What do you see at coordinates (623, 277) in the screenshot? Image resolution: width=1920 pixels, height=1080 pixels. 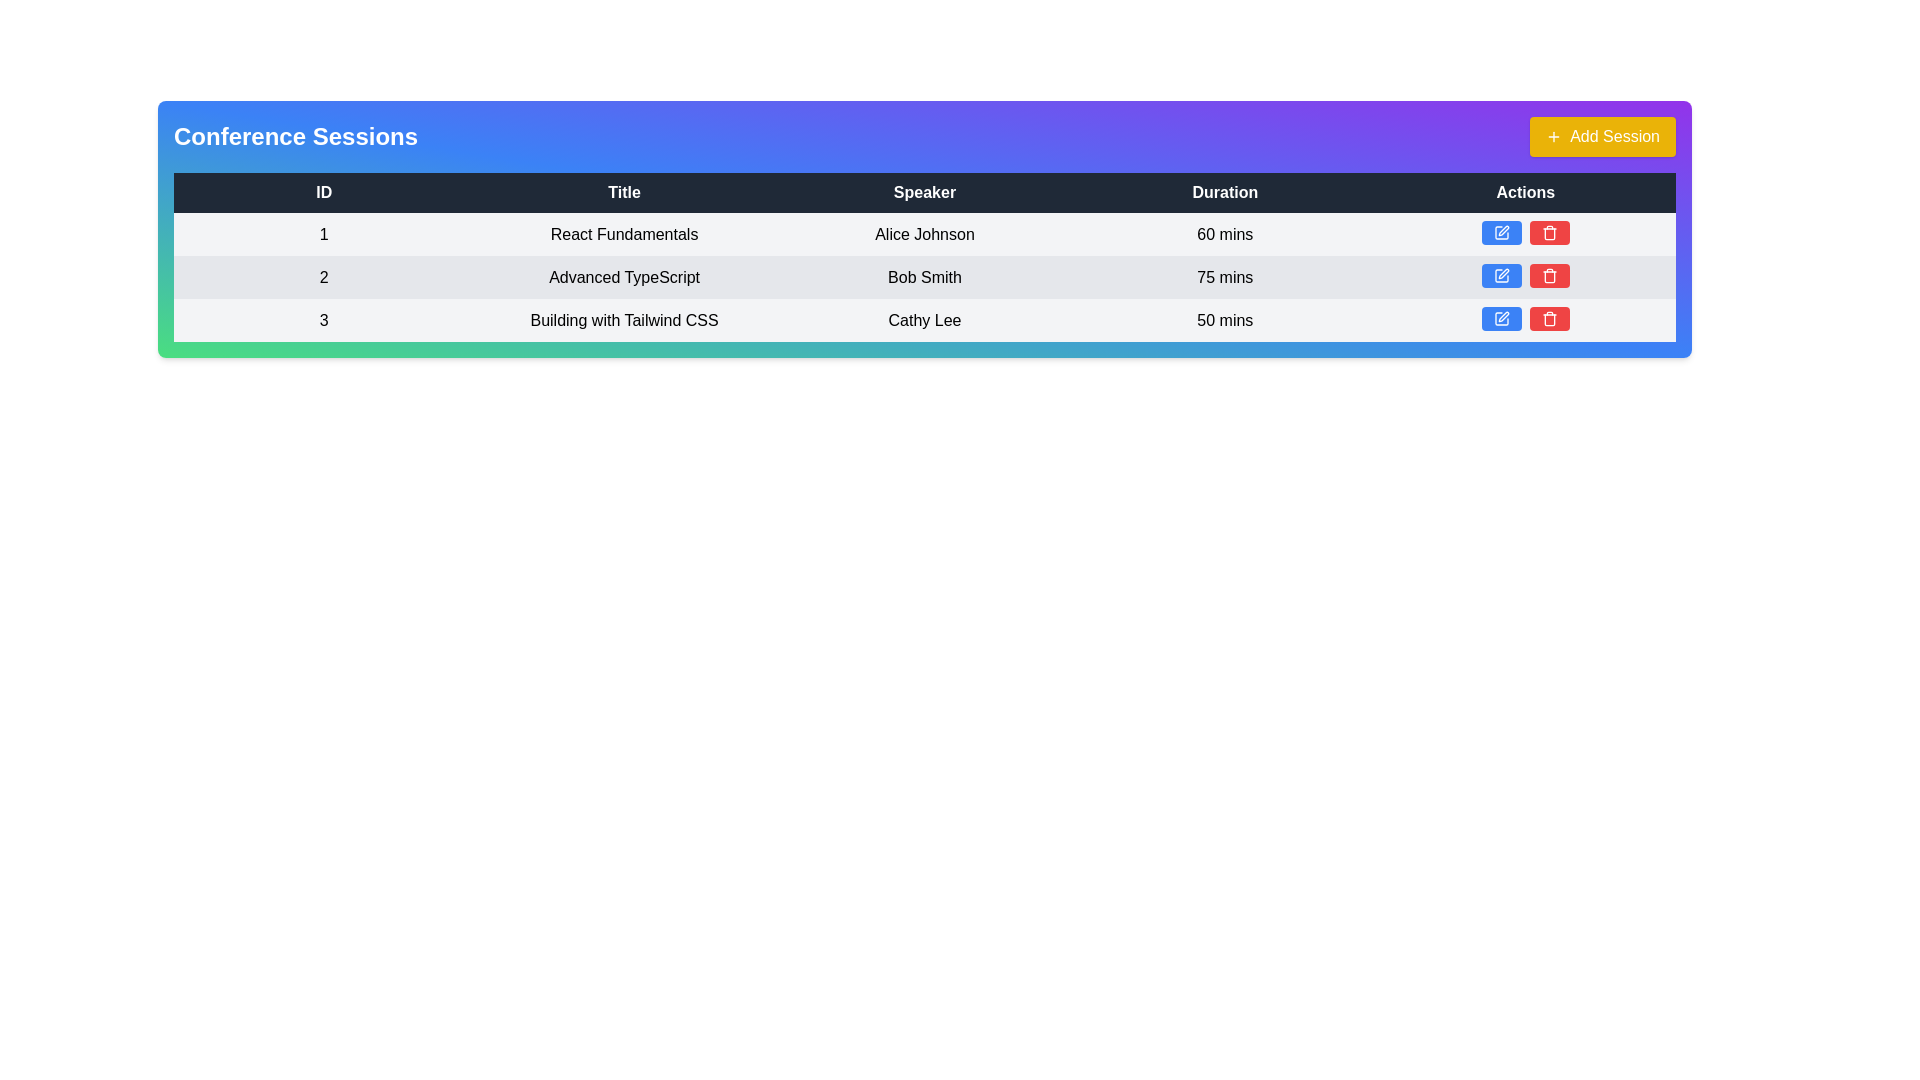 I see `the session details by clicking on the title in the second column of the second row of the table, which identifies the session` at bounding box center [623, 277].